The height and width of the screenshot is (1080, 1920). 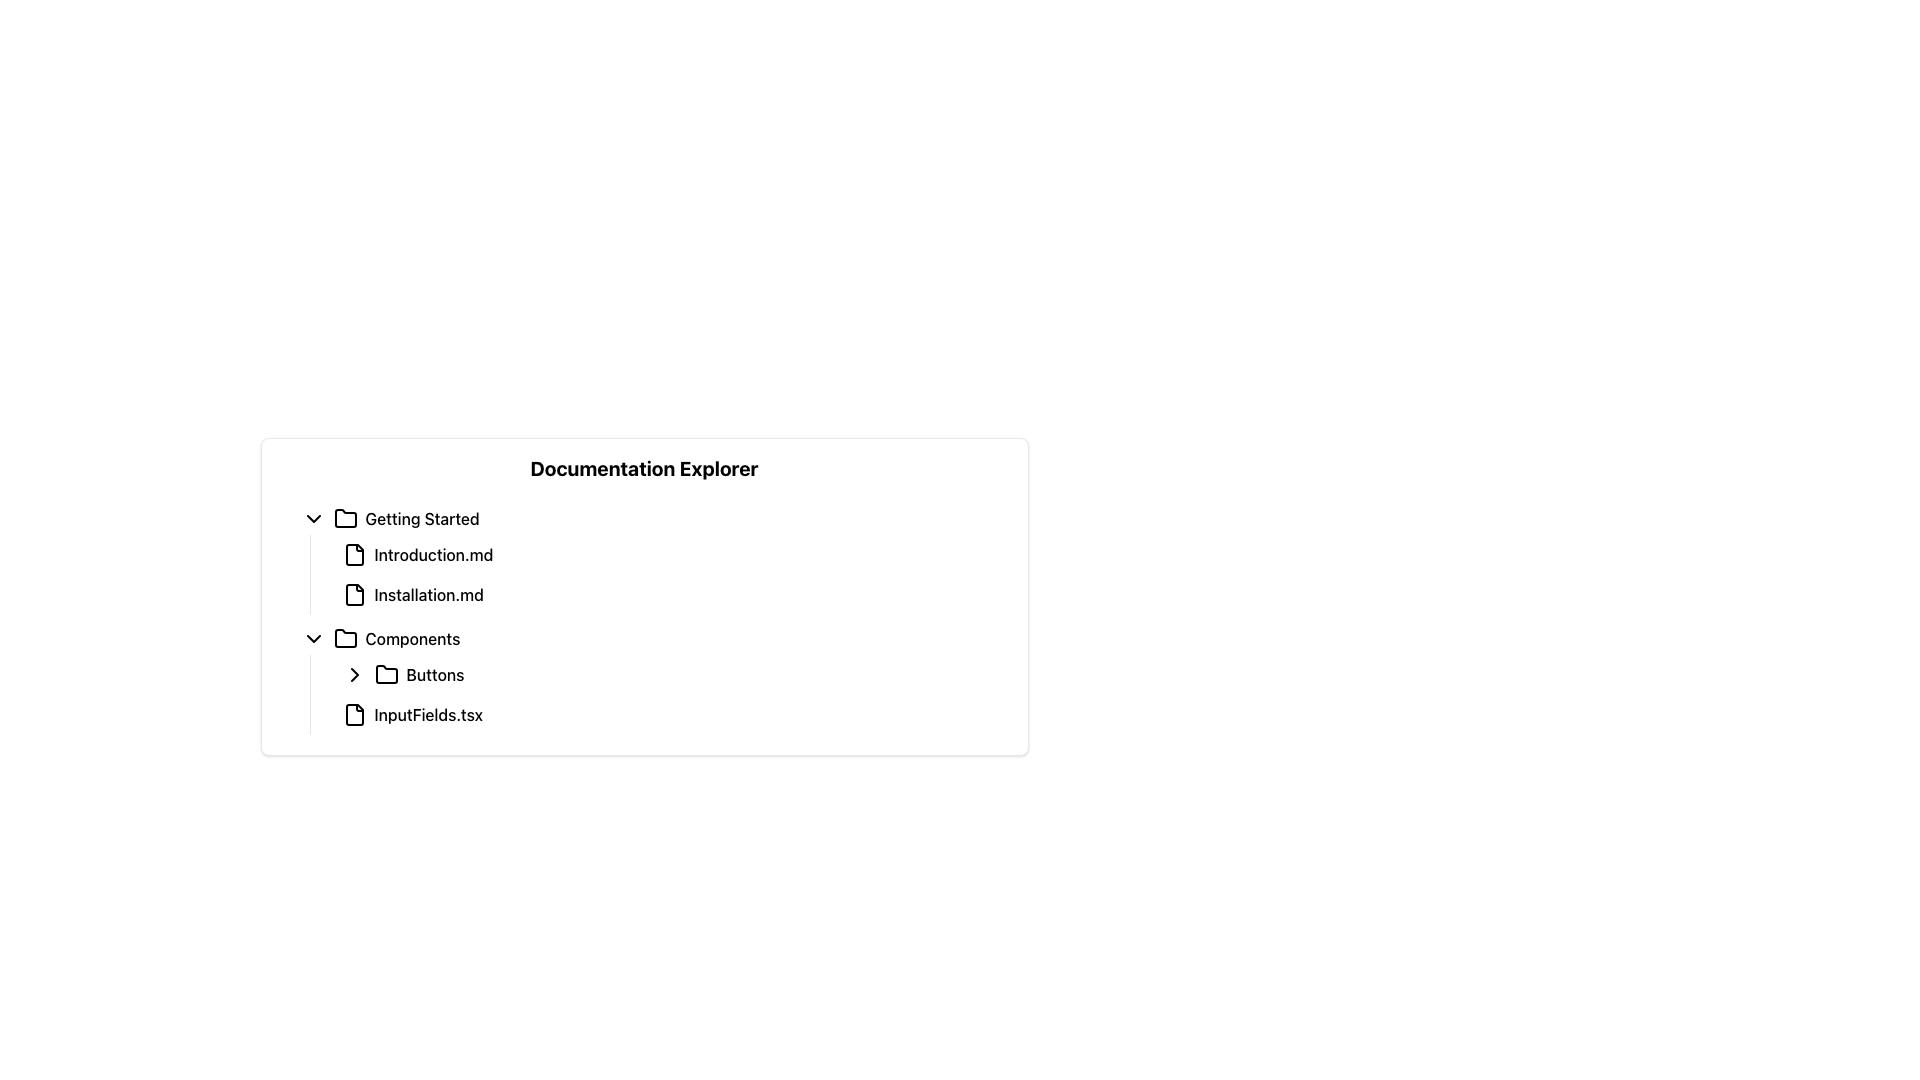 I want to click on the Folder item in the navigation tree under the 'Documentation Explorer' heading, so click(x=405, y=518).